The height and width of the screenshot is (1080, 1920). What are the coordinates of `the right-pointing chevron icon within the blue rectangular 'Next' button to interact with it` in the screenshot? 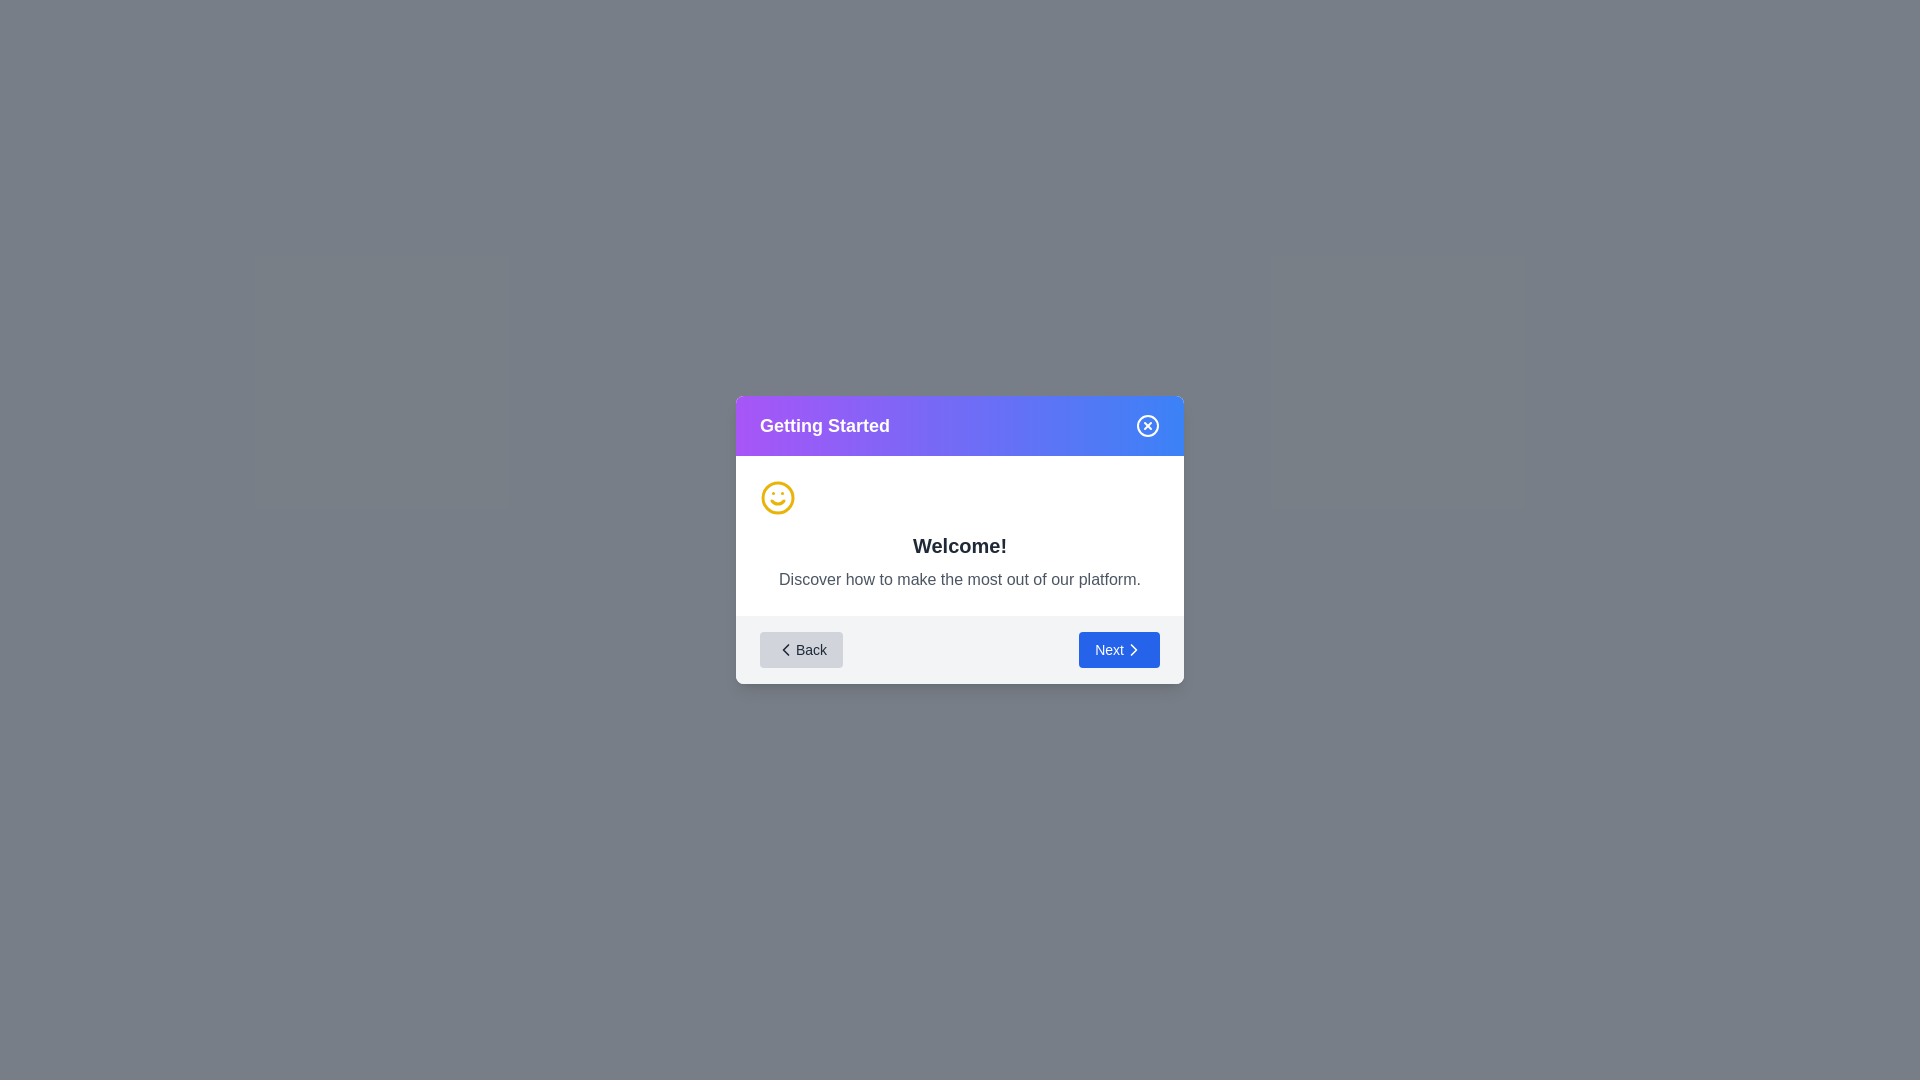 It's located at (1133, 650).